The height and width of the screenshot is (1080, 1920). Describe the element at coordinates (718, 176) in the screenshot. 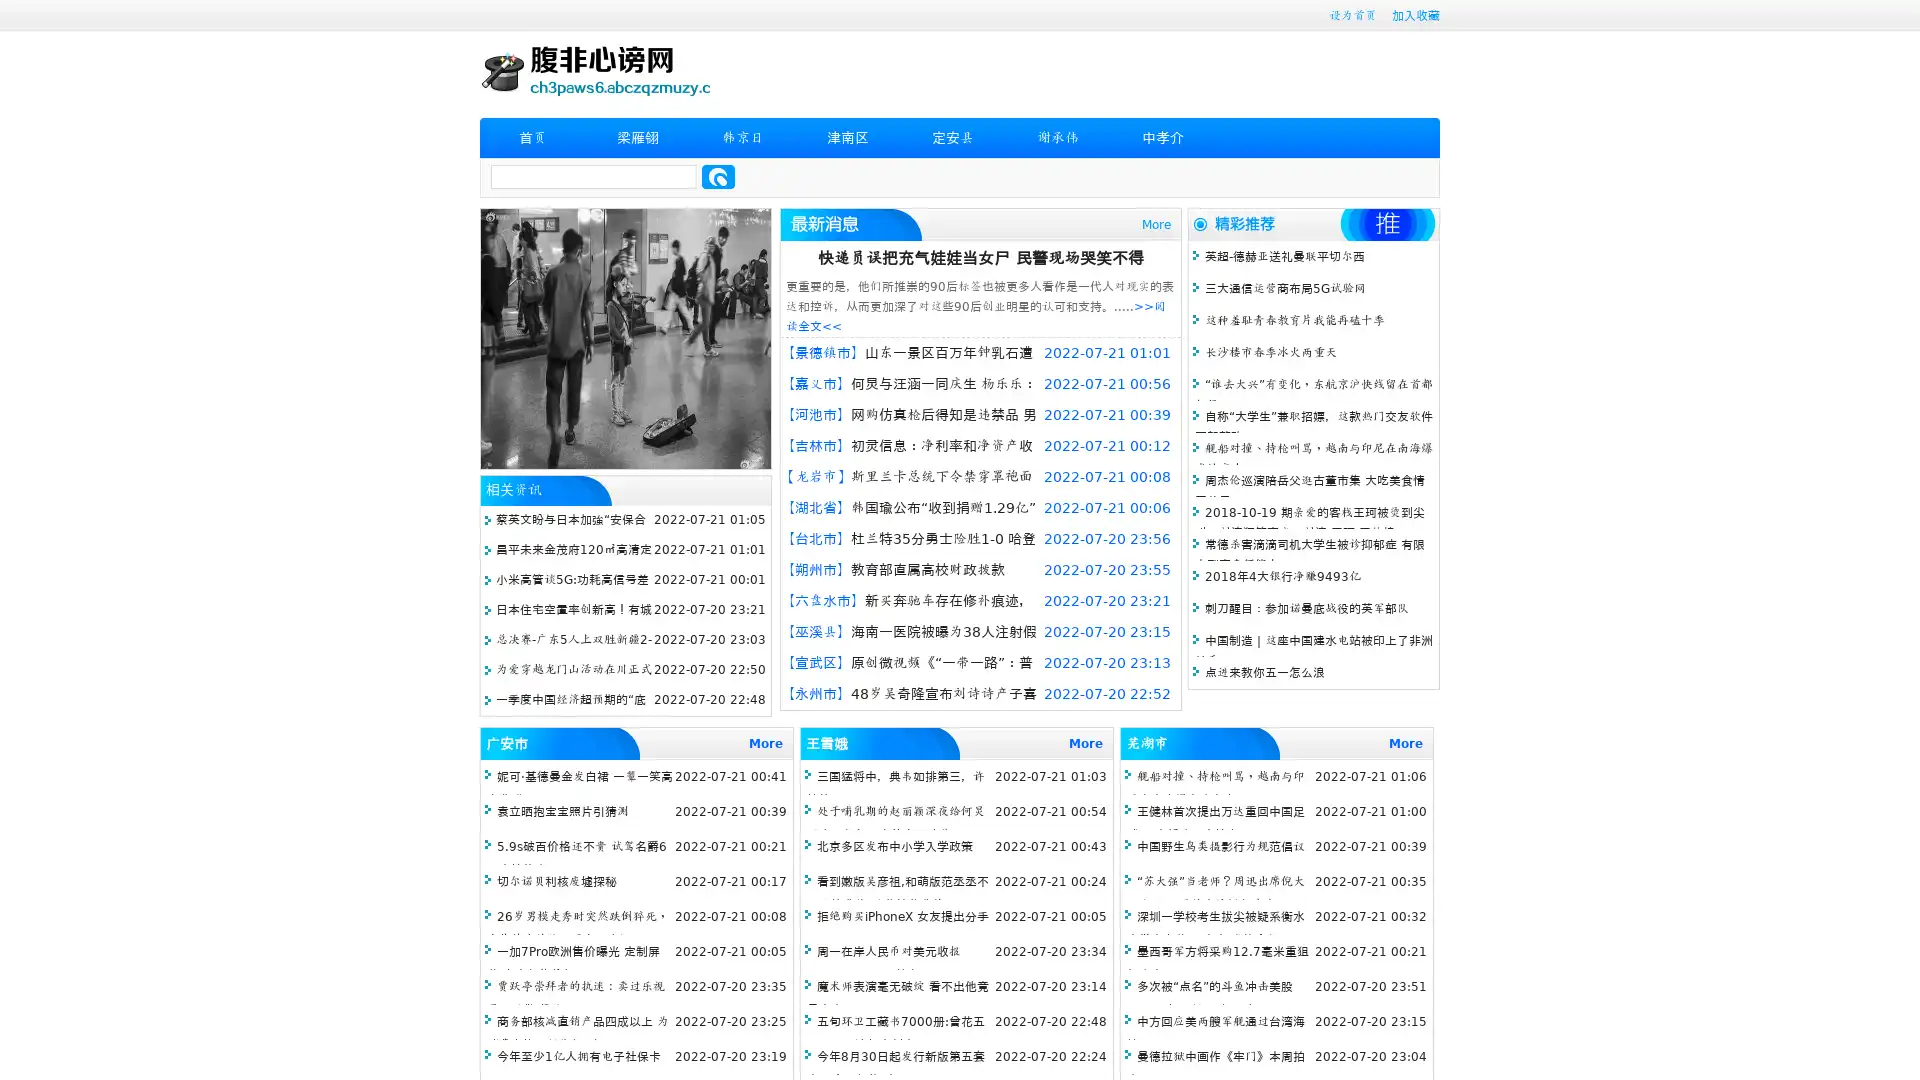

I see `Search` at that location.